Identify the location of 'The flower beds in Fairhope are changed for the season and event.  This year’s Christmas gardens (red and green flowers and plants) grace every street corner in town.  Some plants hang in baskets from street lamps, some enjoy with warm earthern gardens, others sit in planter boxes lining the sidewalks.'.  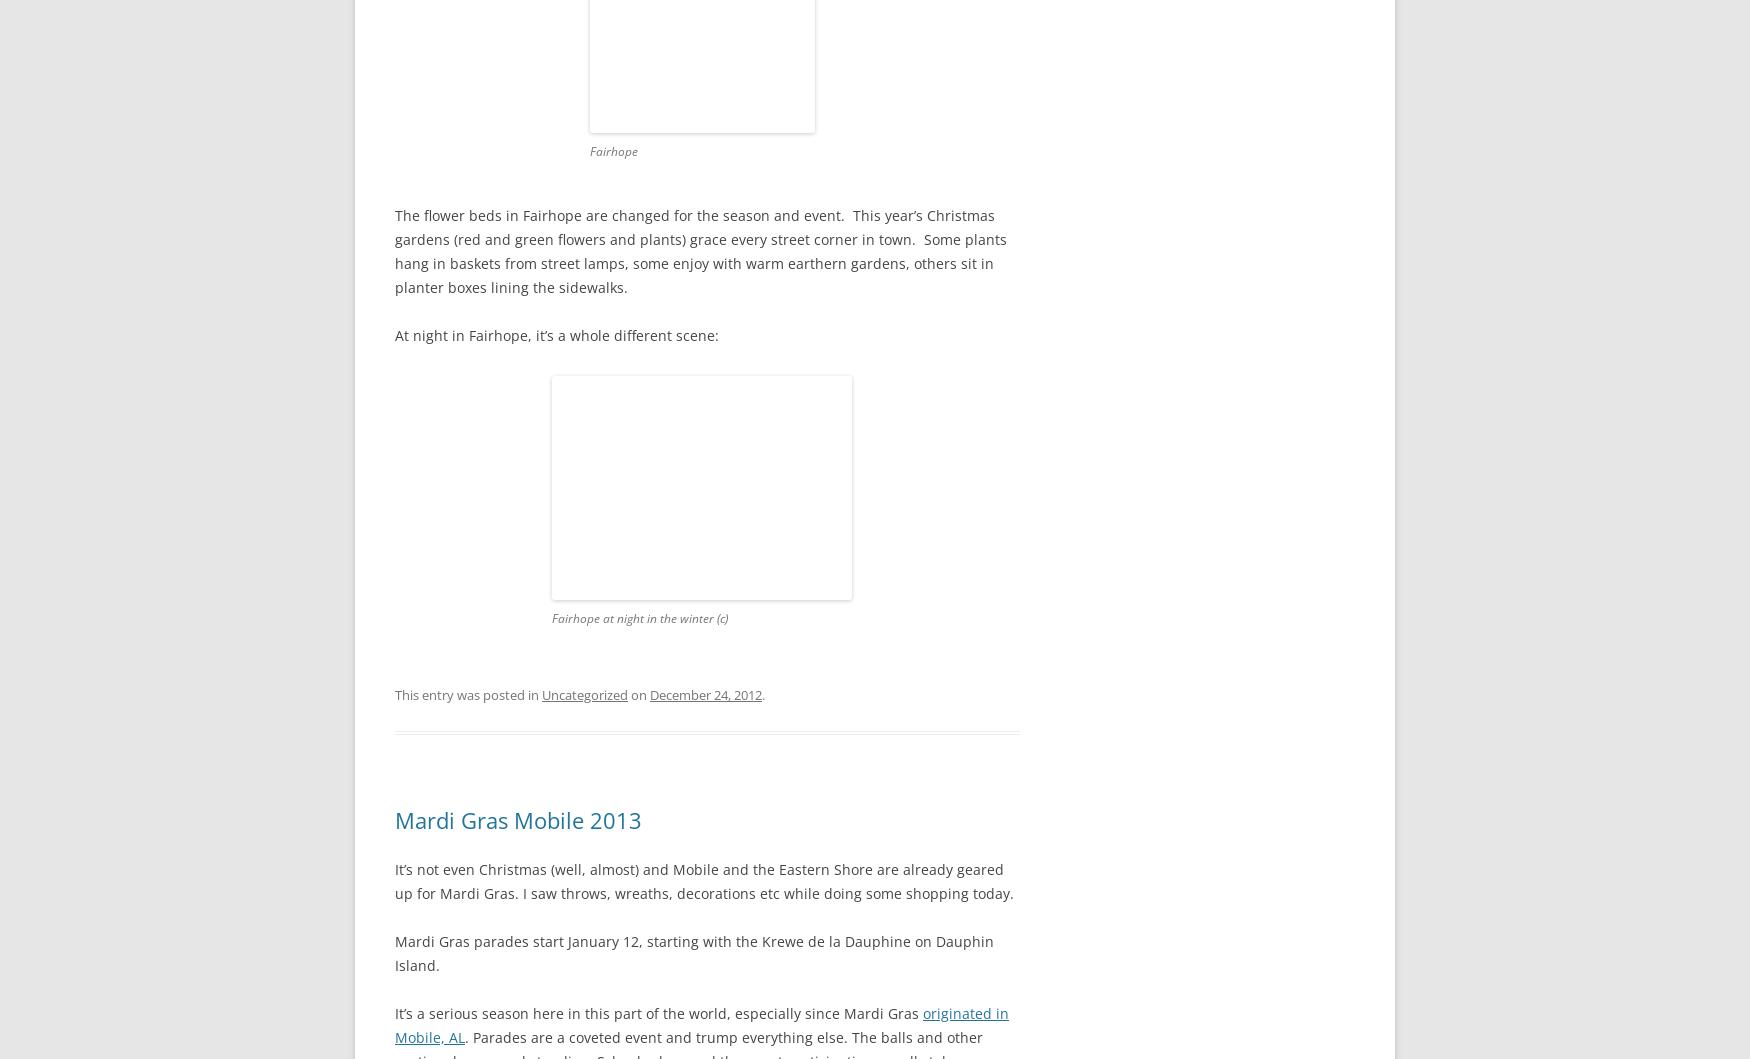
(701, 251).